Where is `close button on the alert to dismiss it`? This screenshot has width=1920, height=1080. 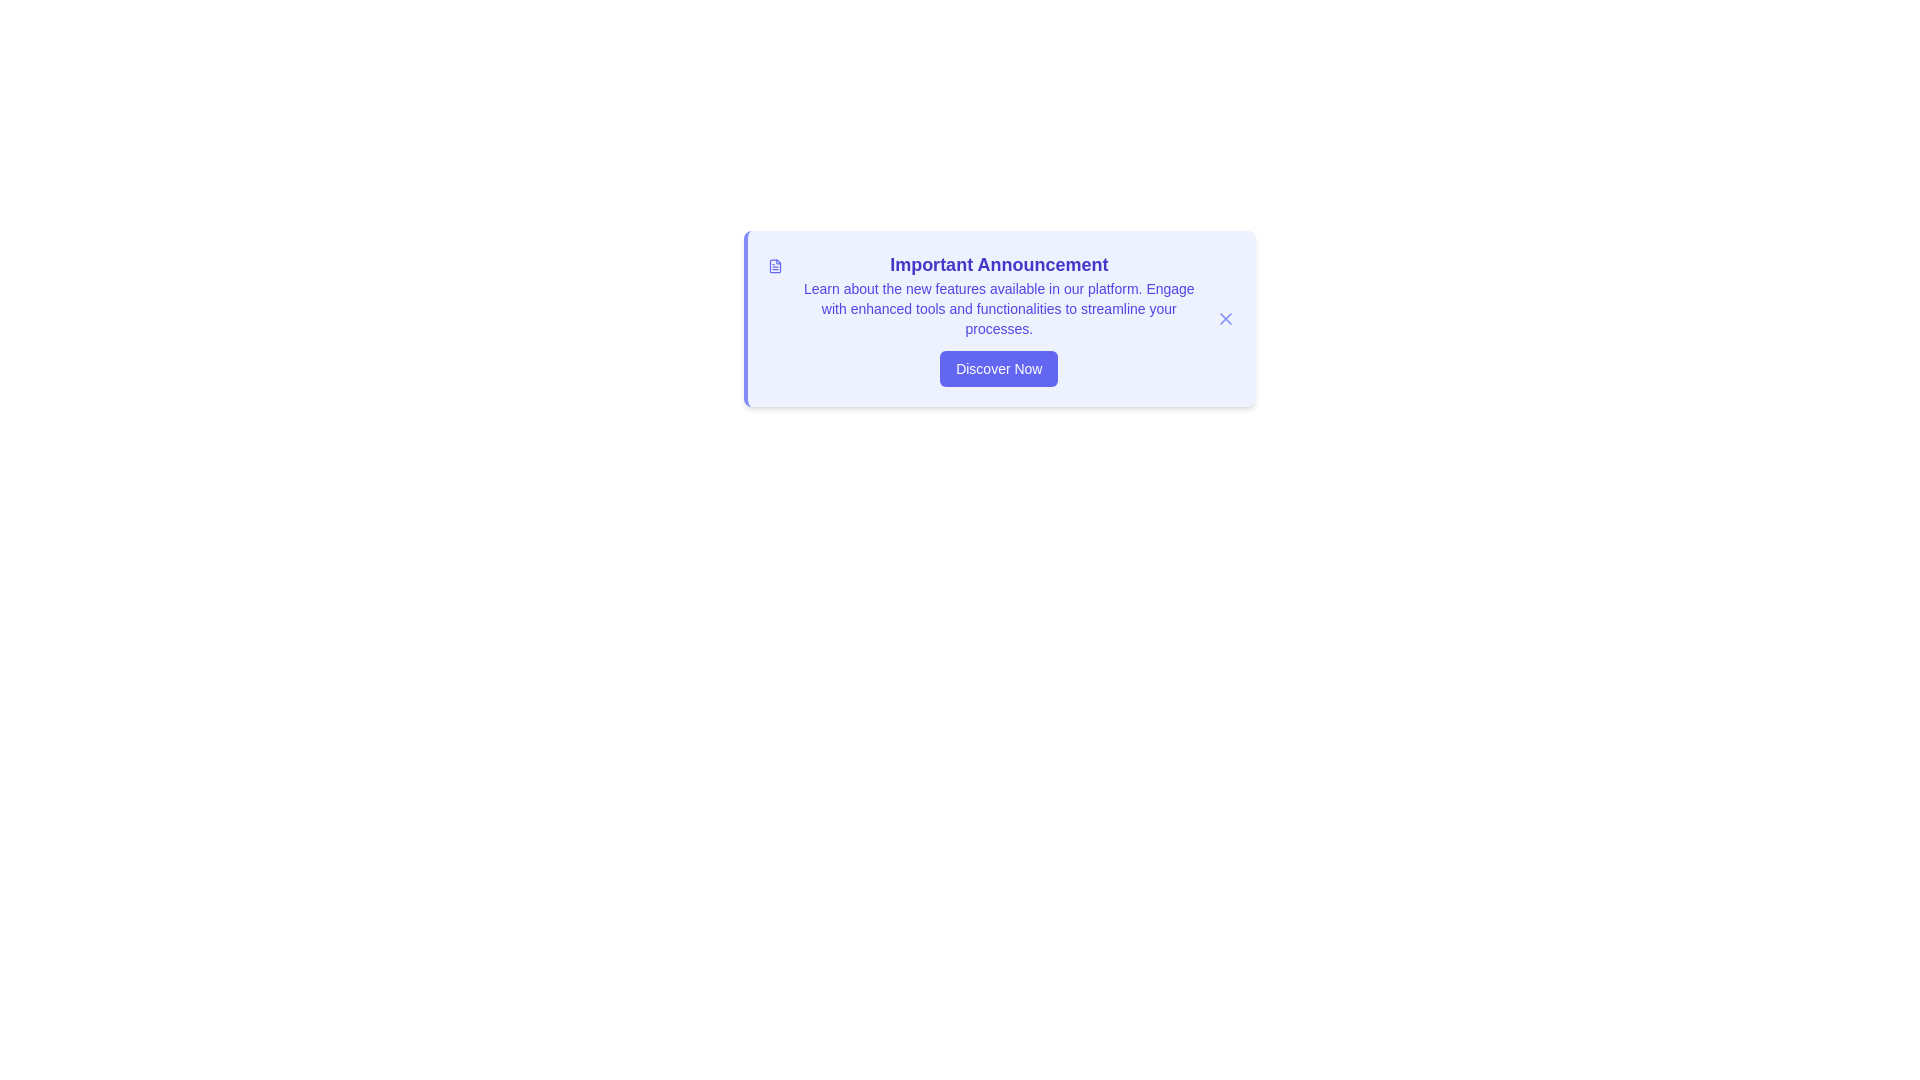 close button on the alert to dismiss it is located at coordinates (1224, 318).